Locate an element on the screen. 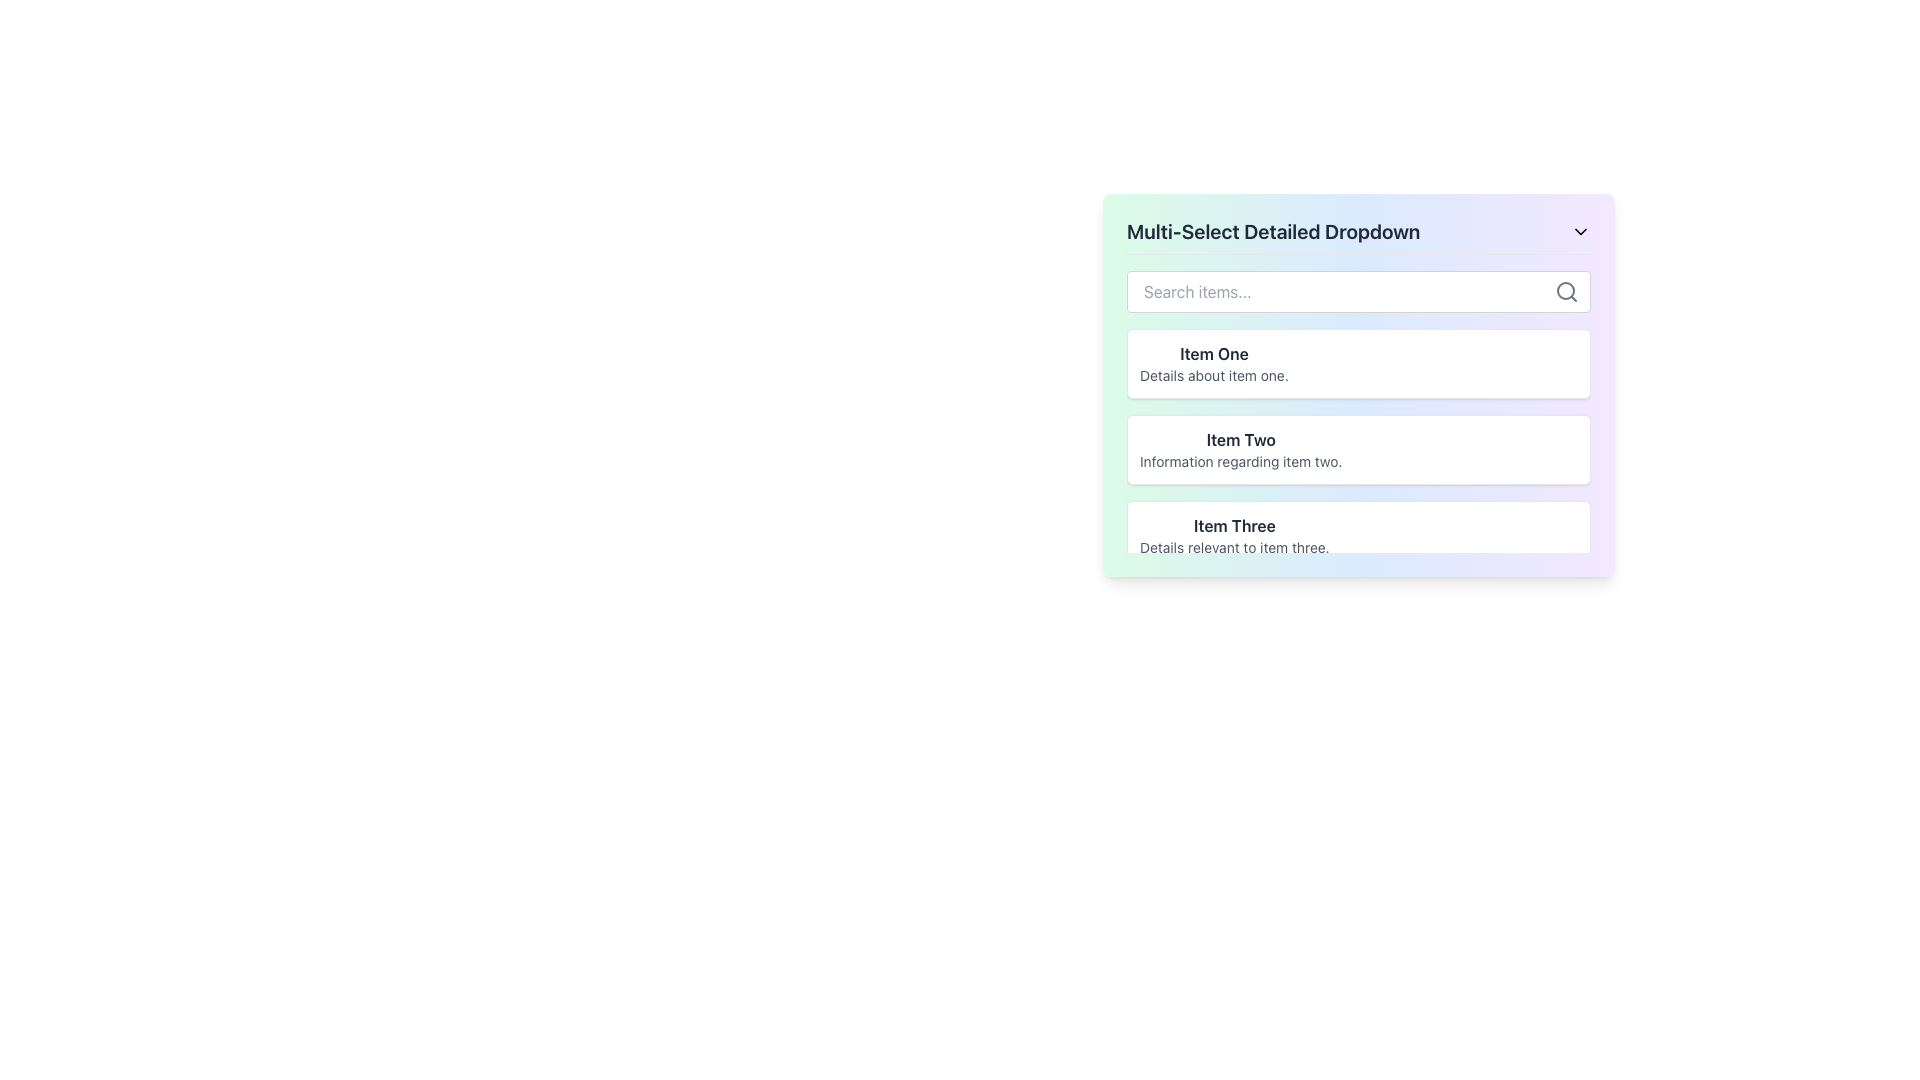  the second item in the dropdown list labeled 'Multi-Select Detailed Dropdown' is located at coordinates (1358, 439).